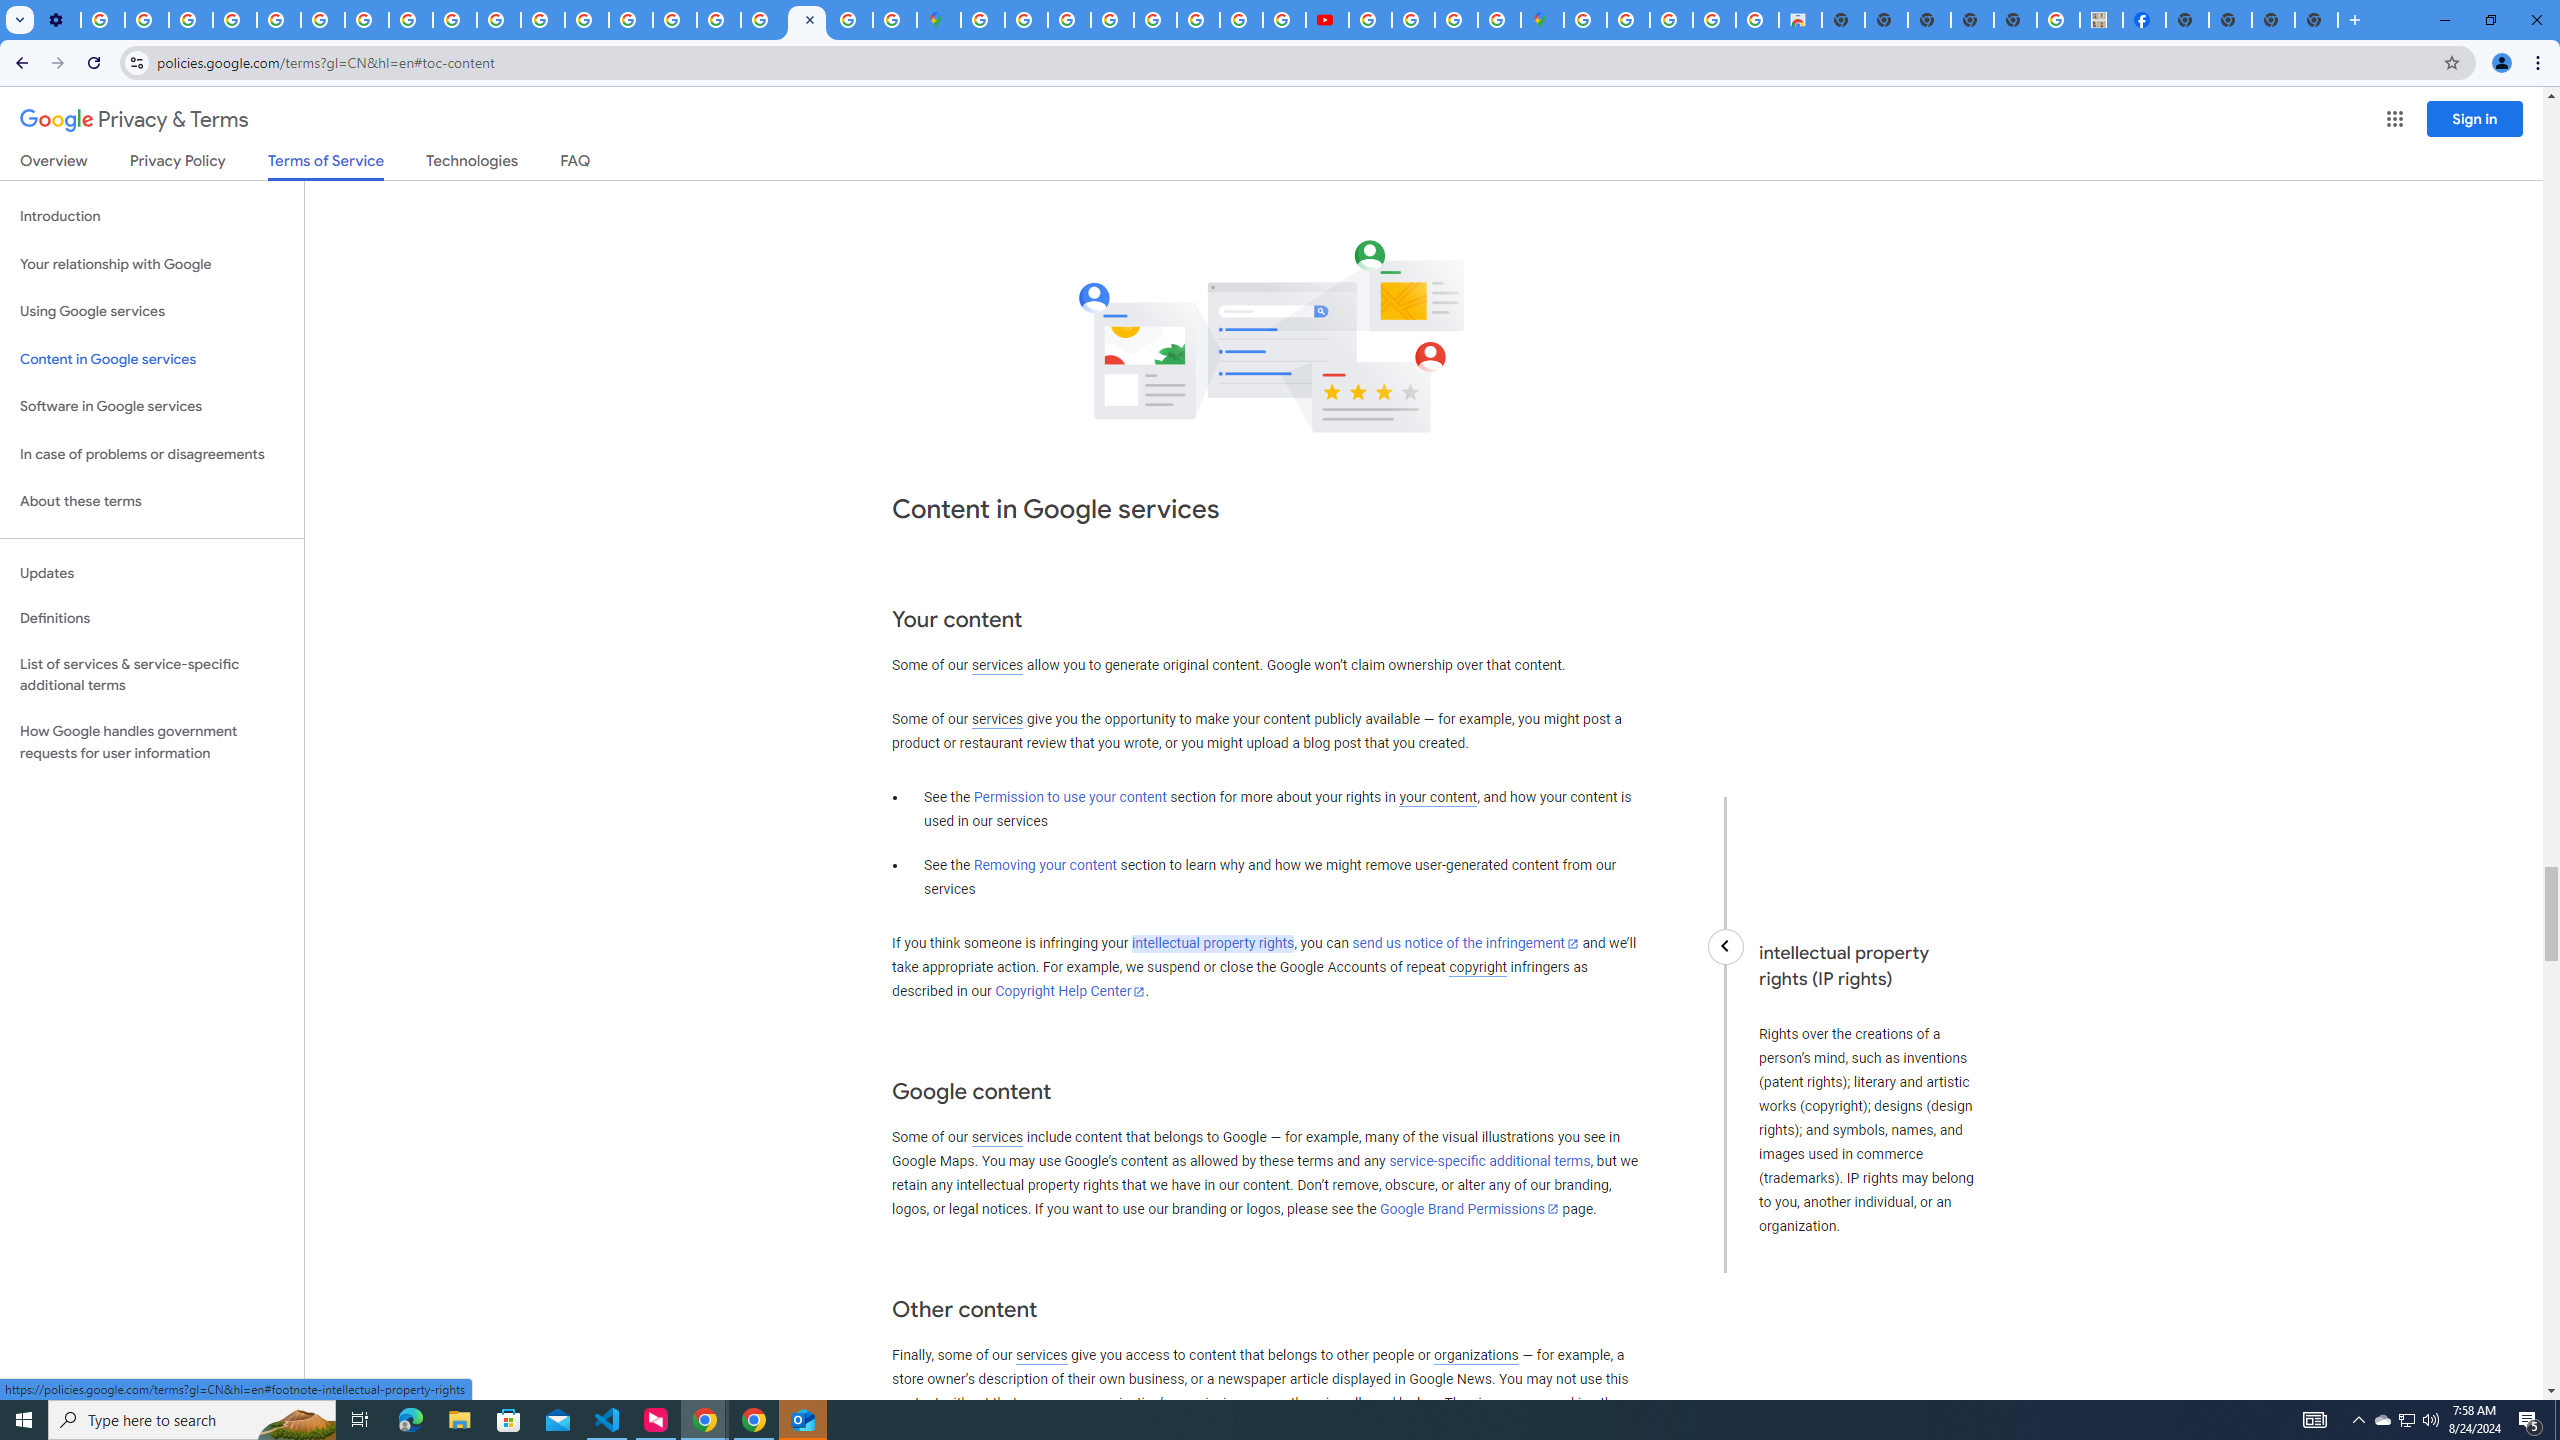 The width and height of the screenshot is (2560, 1440). What do you see at coordinates (151, 674) in the screenshot?
I see `'List of services & service-specific additional terms'` at bounding box center [151, 674].